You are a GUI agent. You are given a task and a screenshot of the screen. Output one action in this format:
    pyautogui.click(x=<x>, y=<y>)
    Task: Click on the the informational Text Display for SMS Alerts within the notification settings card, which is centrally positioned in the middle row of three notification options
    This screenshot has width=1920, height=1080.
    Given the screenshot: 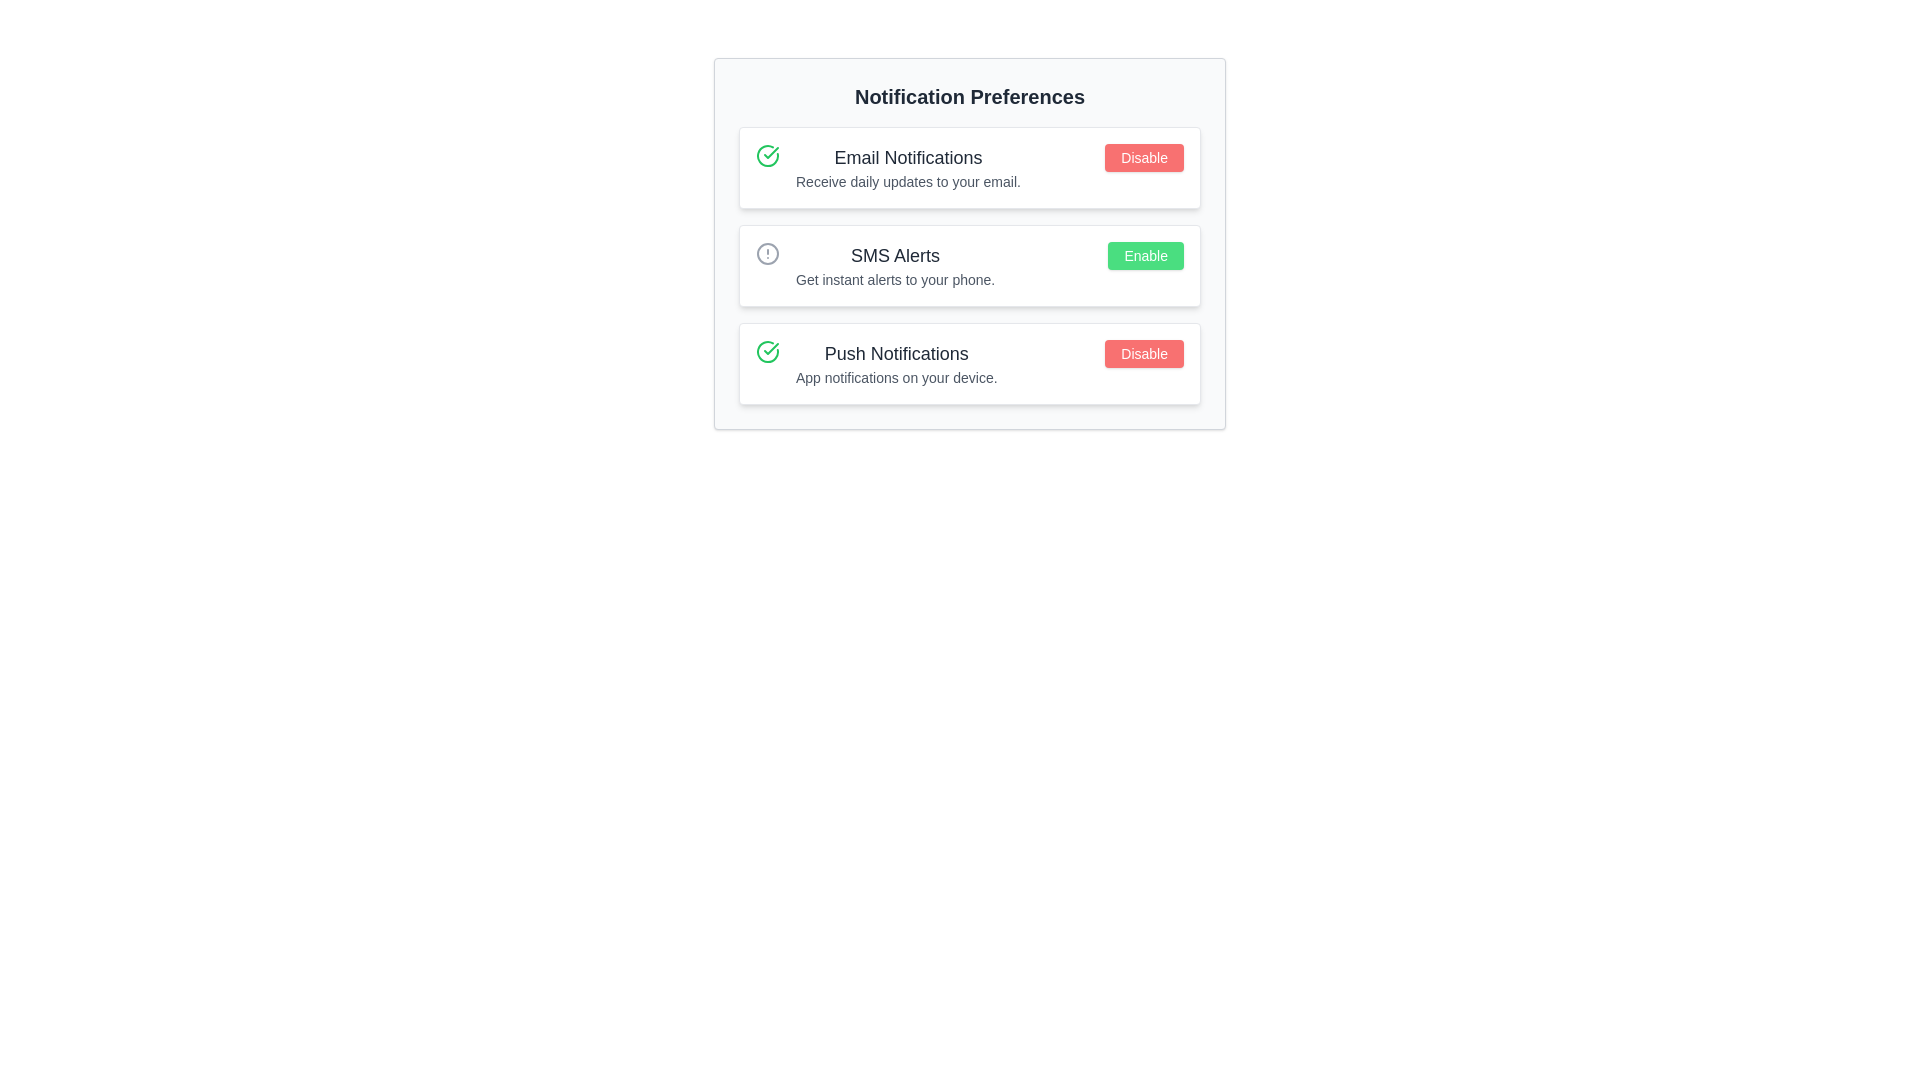 What is the action you would take?
    pyautogui.click(x=894, y=265)
    